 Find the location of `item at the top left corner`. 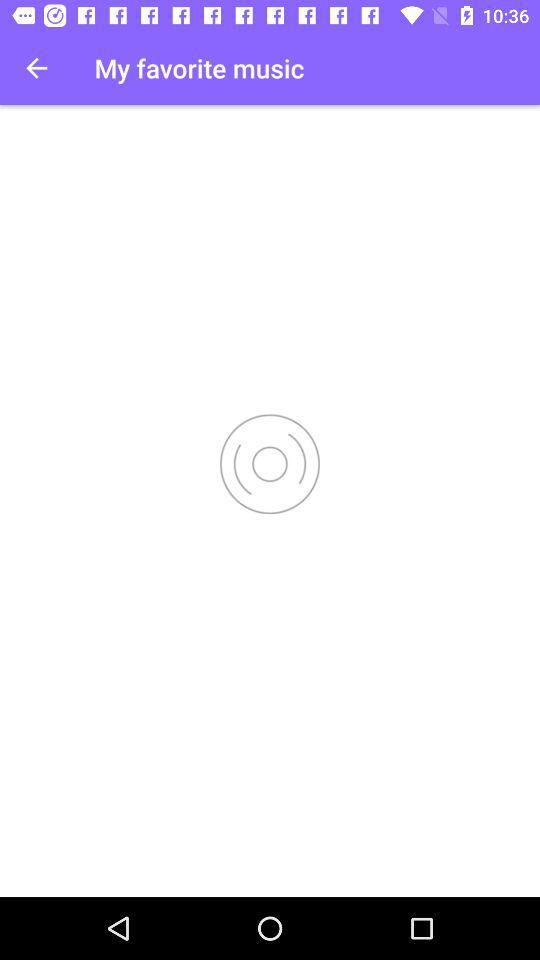

item at the top left corner is located at coordinates (36, 68).